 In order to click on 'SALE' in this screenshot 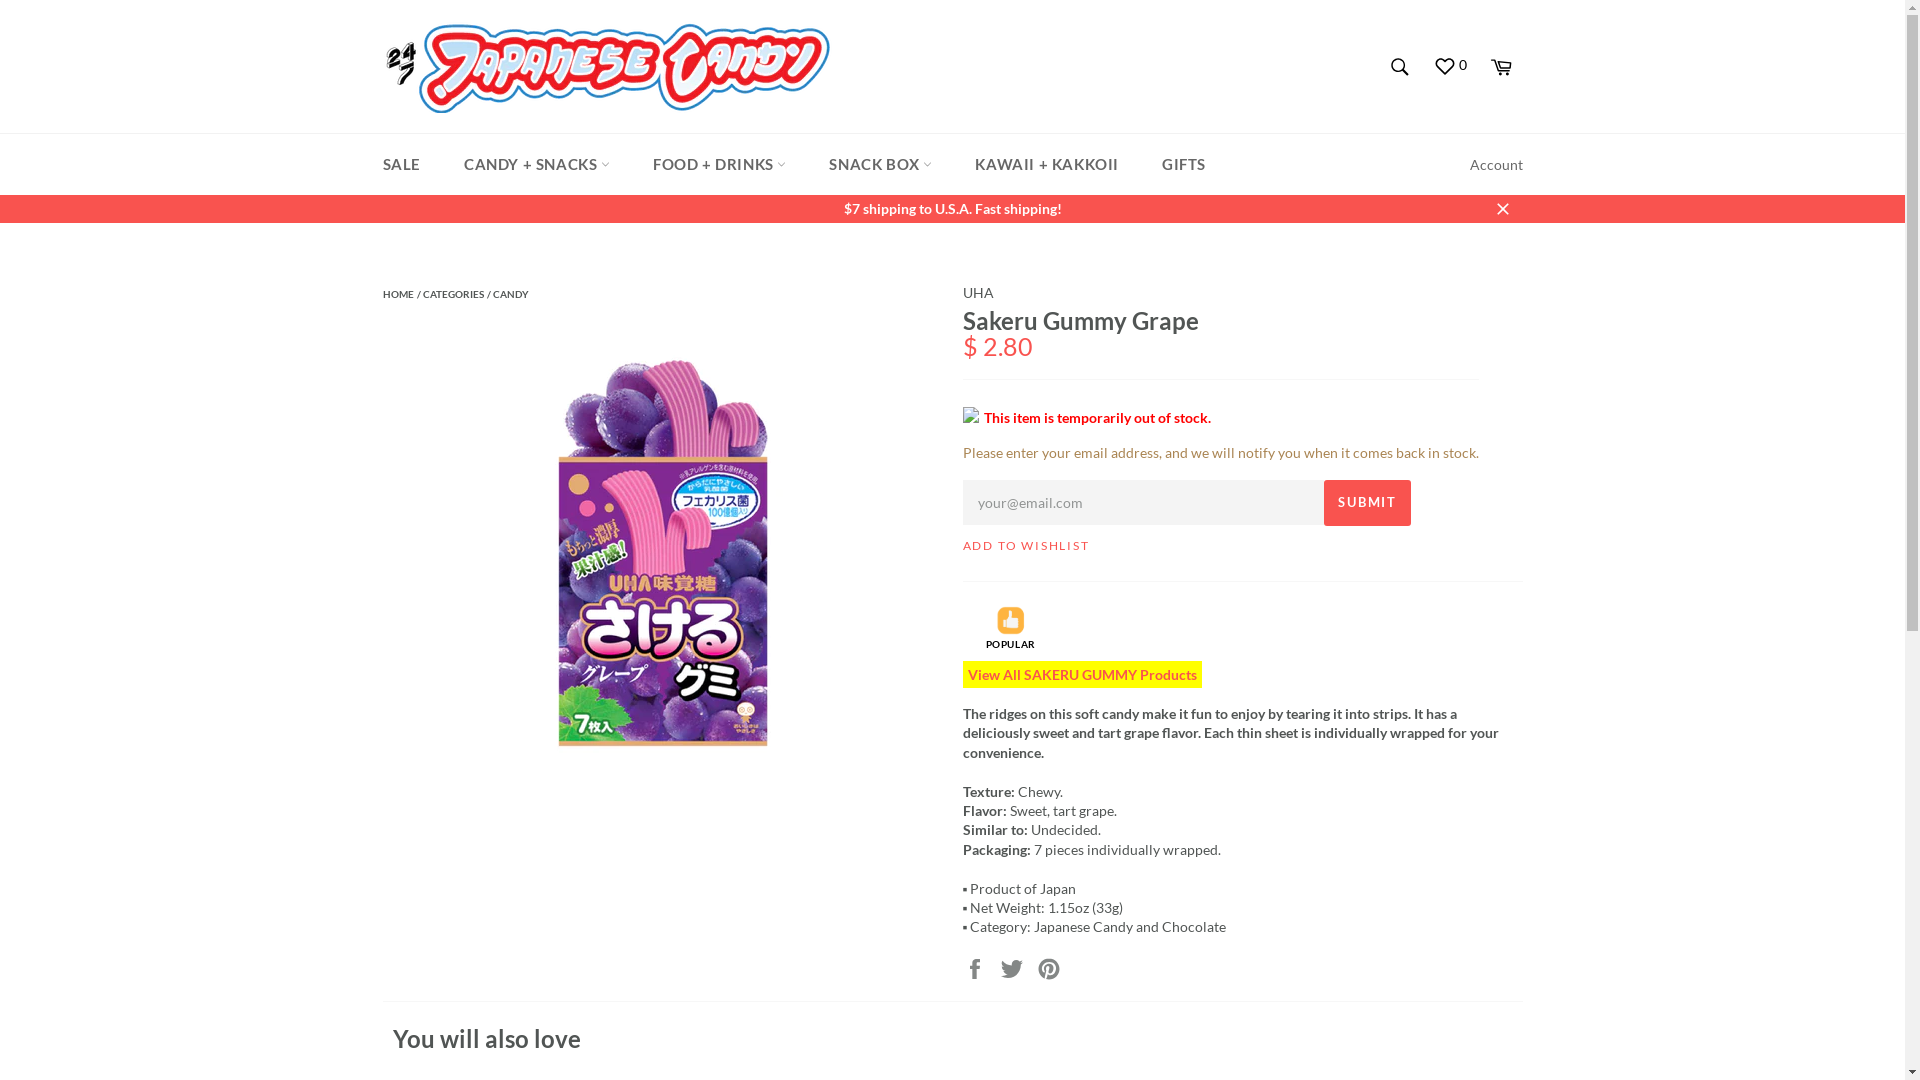, I will do `click(400, 163)`.